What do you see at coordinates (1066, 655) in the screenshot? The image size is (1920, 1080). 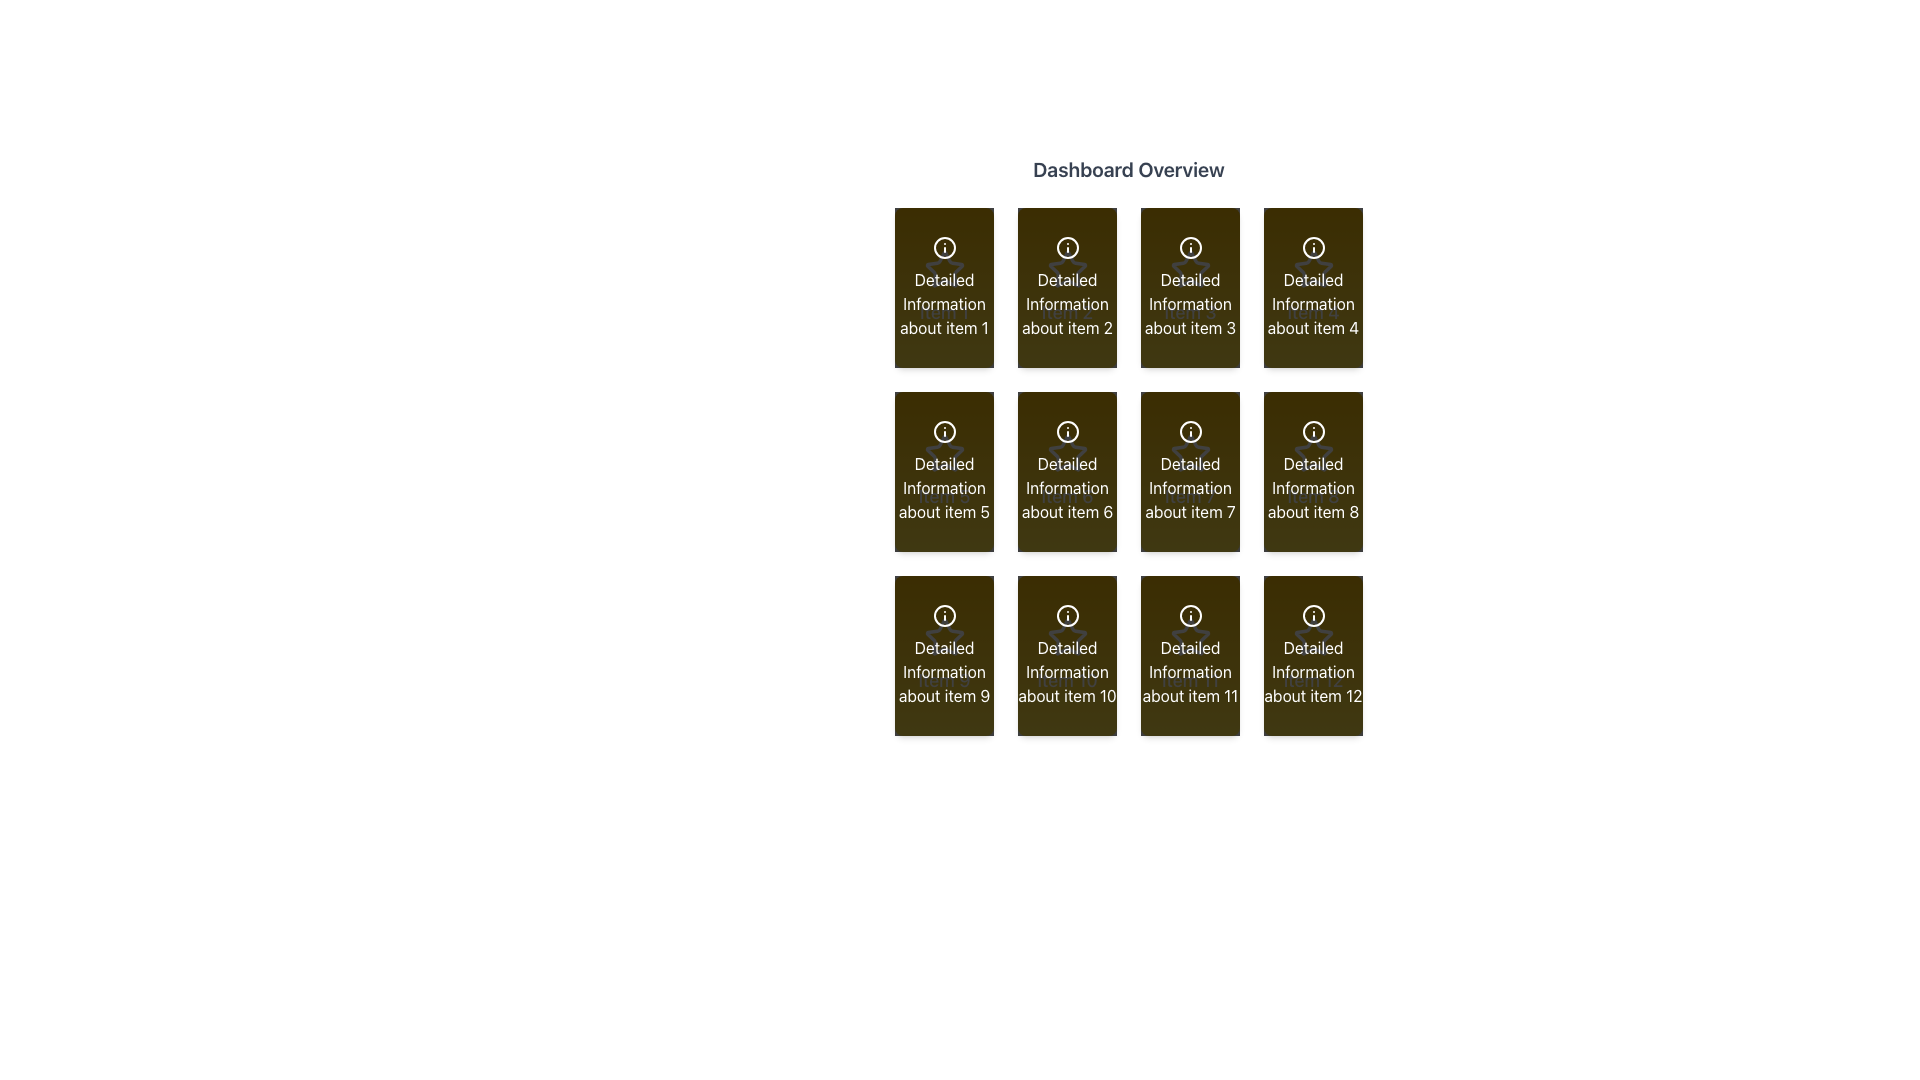 I see `the card representing 'item 10', which is located in the bottom row as the second card in a grid layout` at bounding box center [1066, 655].